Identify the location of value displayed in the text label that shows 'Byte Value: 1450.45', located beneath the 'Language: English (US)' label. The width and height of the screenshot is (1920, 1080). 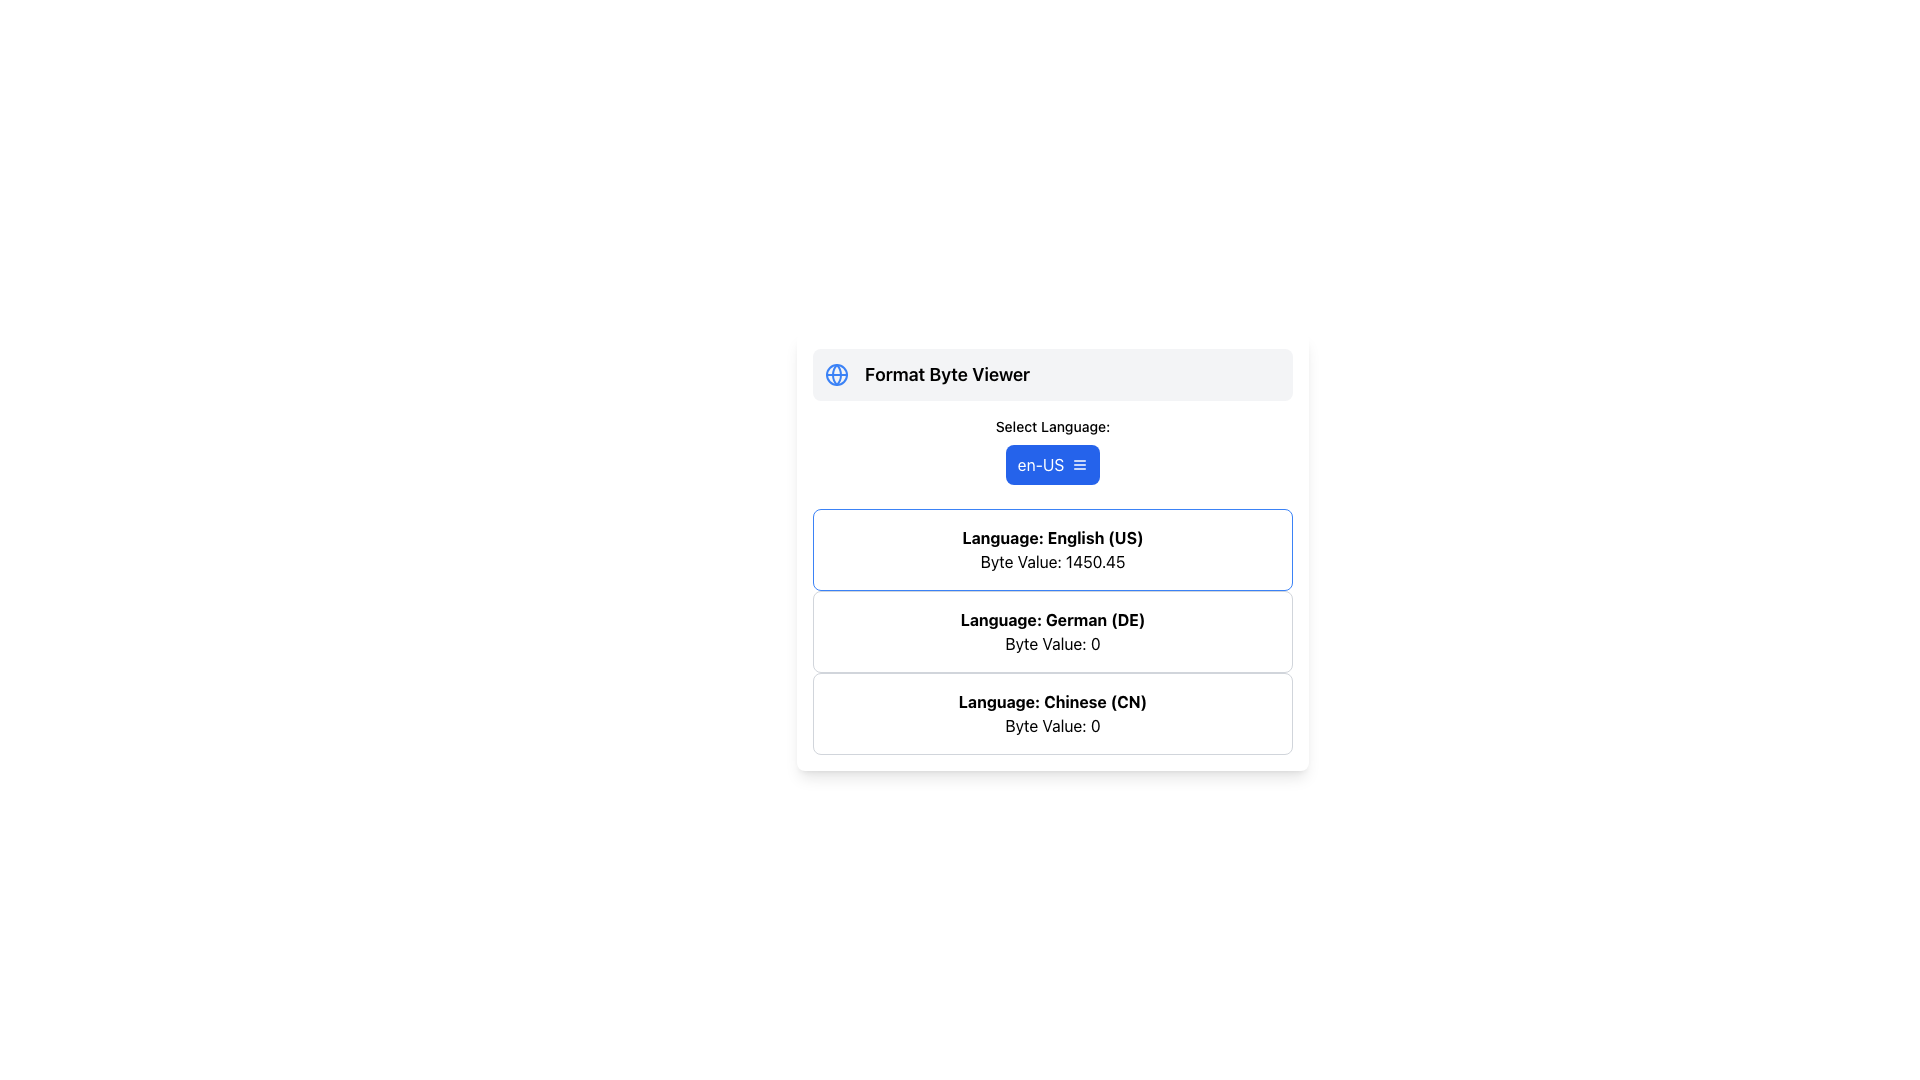
(1051, 562).